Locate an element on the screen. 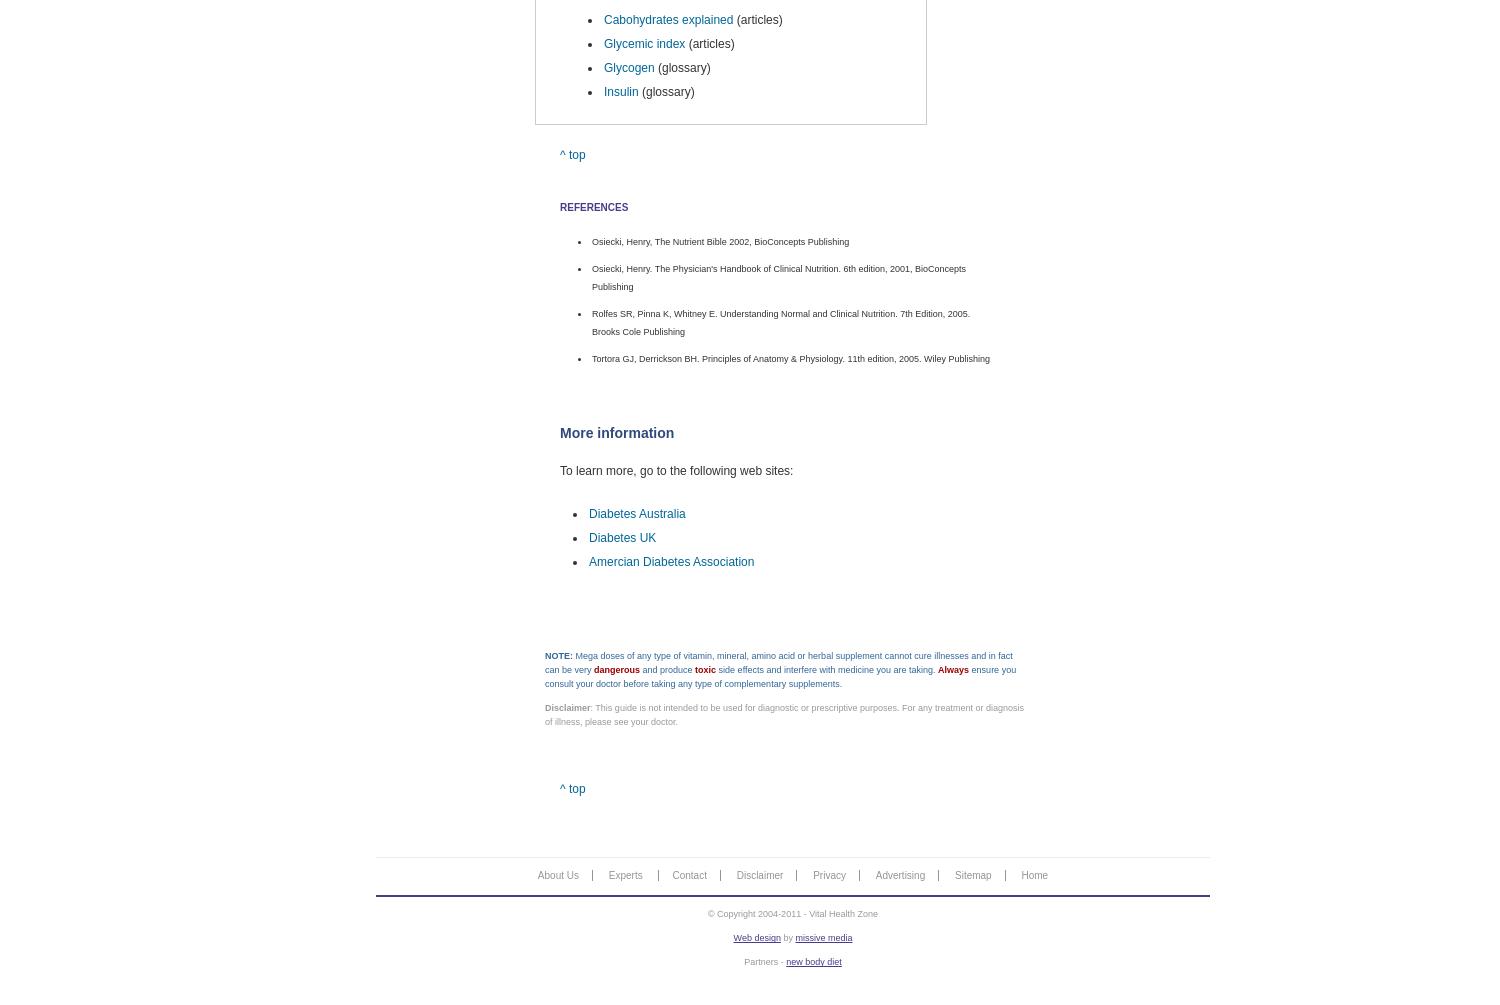  'Osiecki, Henry. The Physician's Handbook of Clinical Nutrition. 6th edition, 2001, BioConcepts Publishing' is located at coordinates (778, 276).